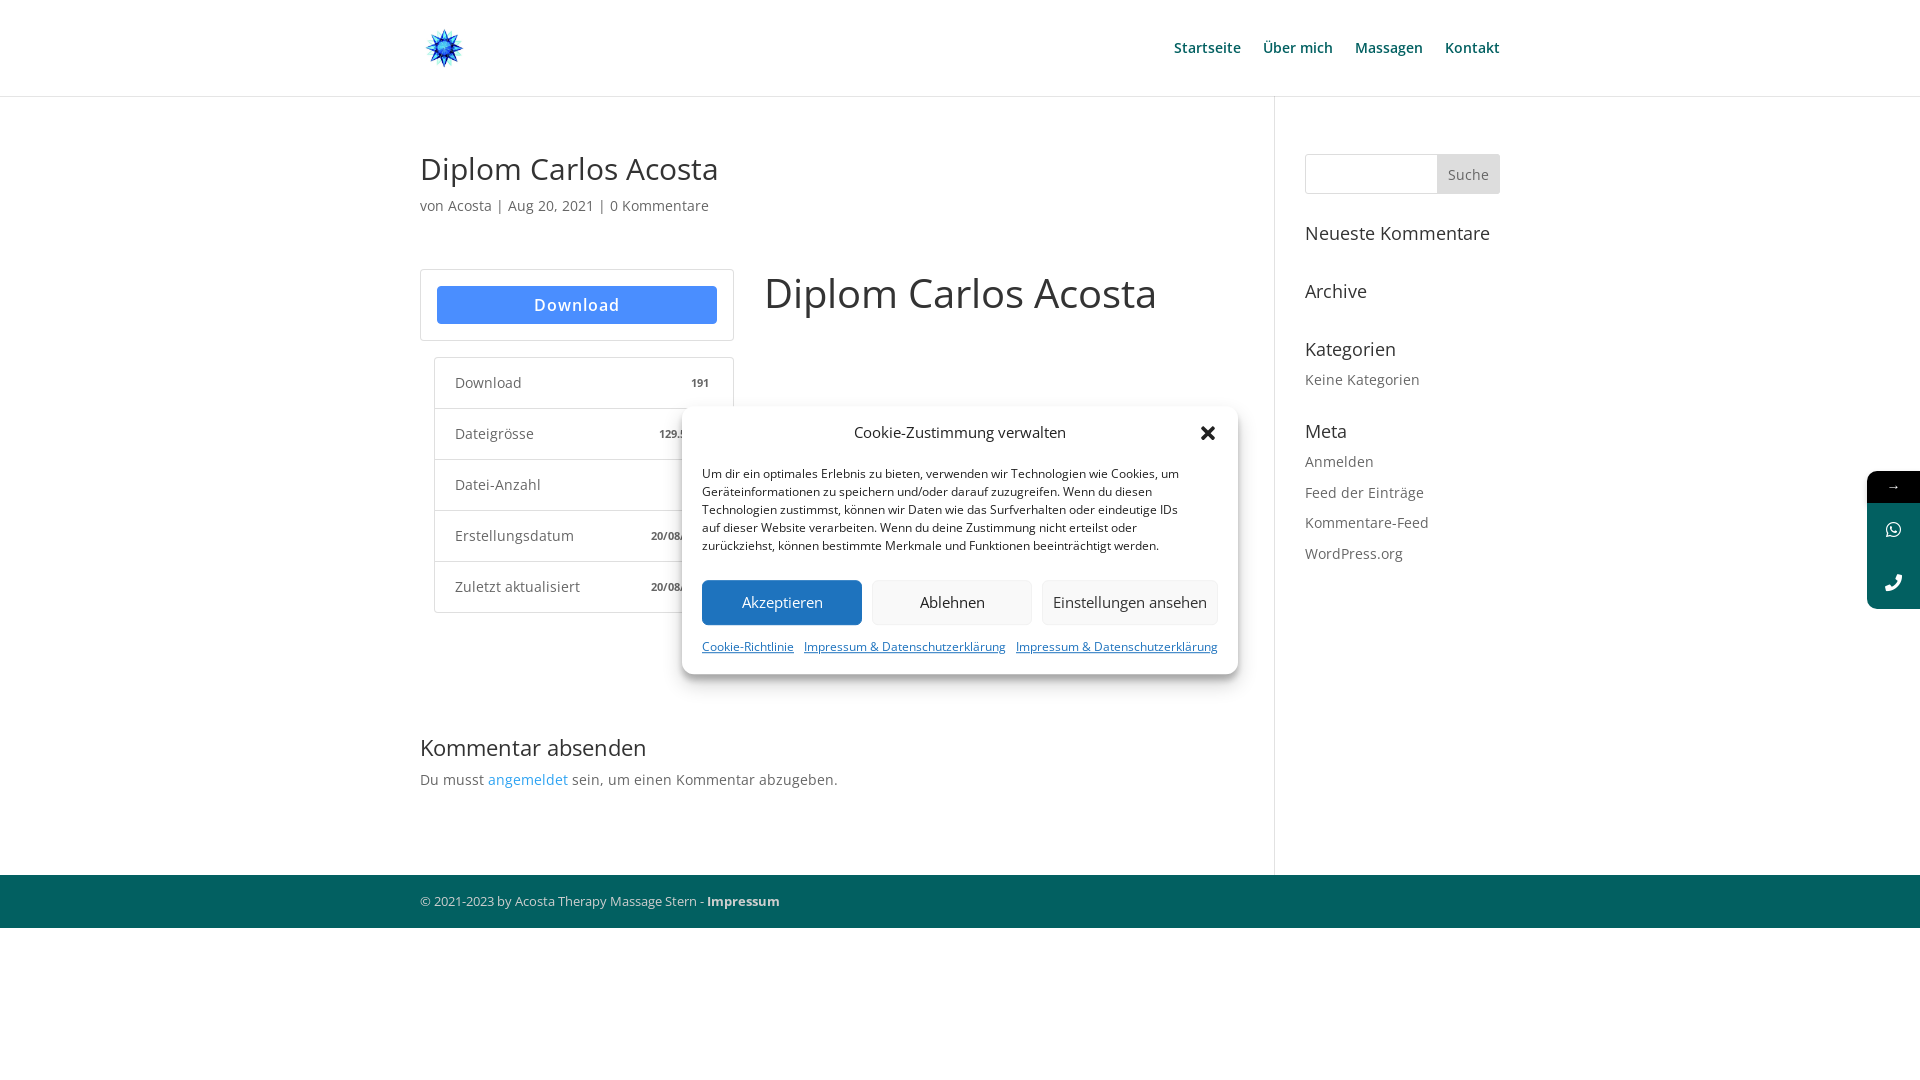 This screenshot has width=1920, height=1080. Describe the element at coordinates (469, 205) in the screenshot. I see `'Acosta'` at that location.